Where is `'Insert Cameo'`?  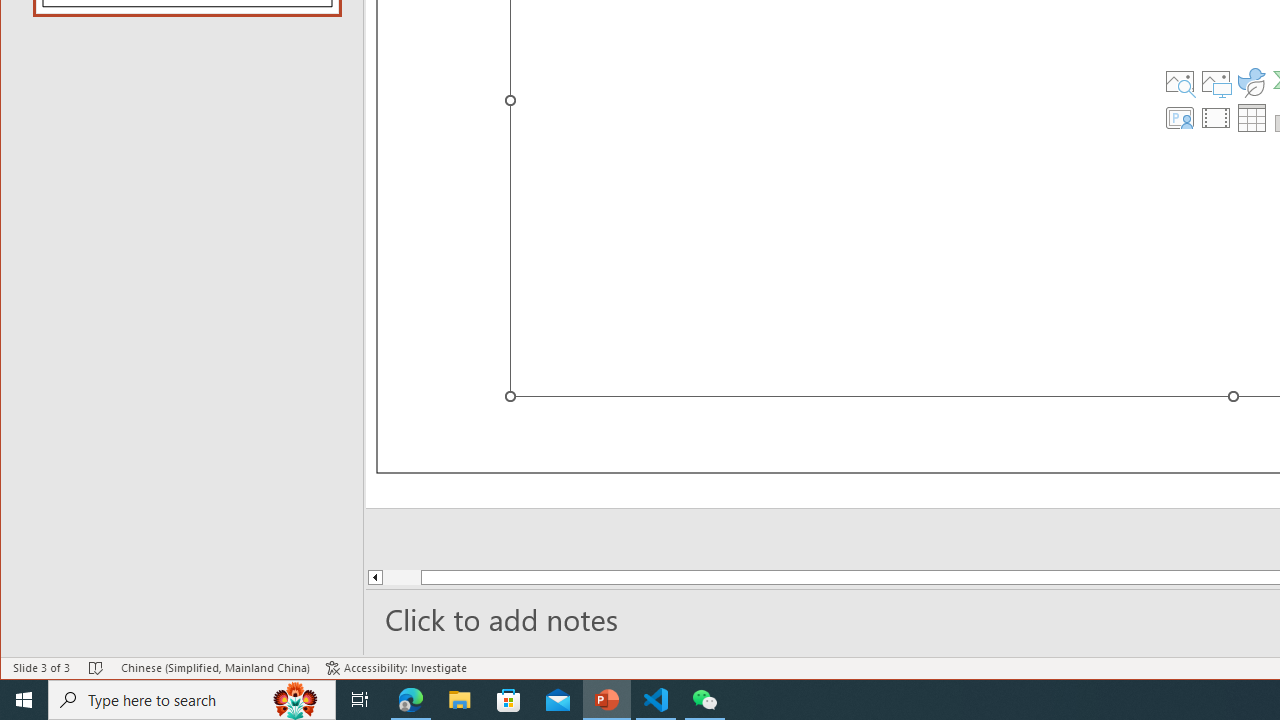 'Insert Cameo' is located at coordinates (1179, 118).